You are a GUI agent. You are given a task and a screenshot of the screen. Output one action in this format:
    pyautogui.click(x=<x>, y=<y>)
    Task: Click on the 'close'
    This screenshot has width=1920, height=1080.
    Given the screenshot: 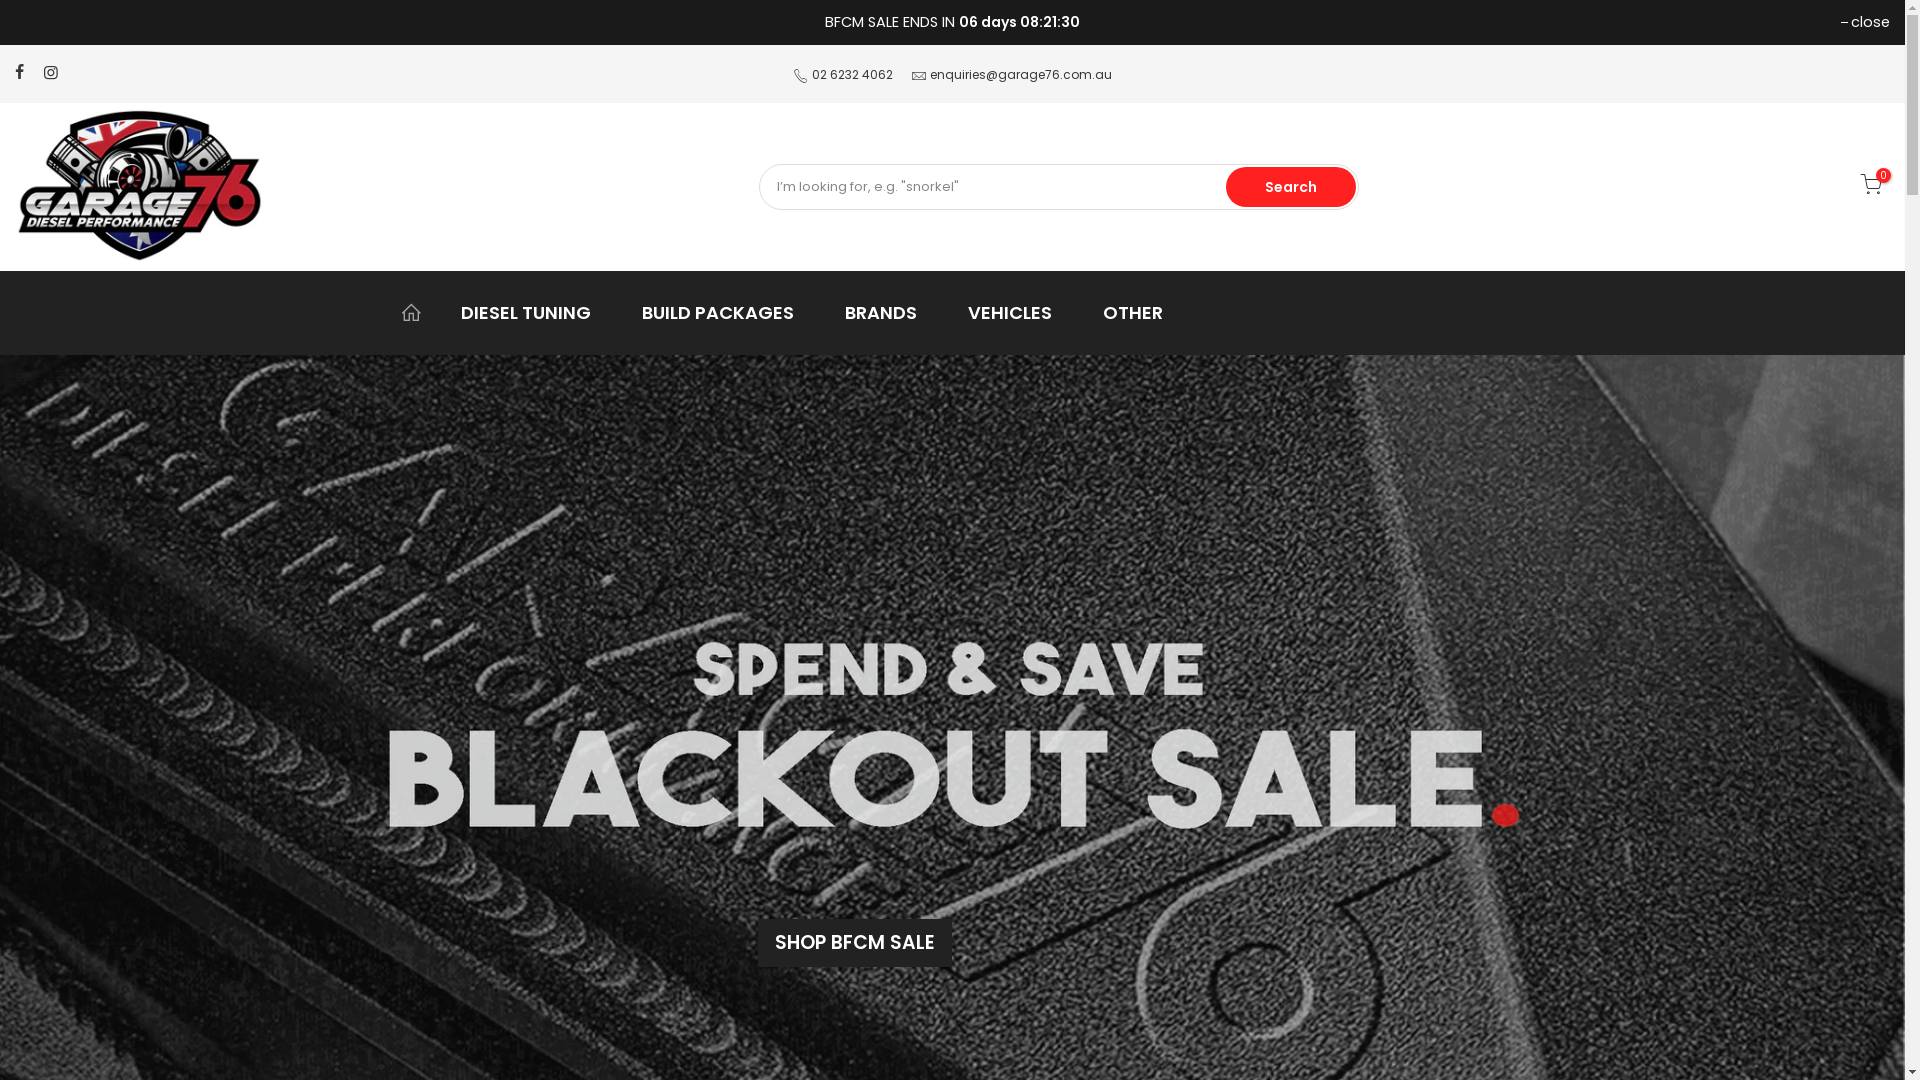 What is the action you would take?
    pyautogui.click(x=1864, y=22)
    